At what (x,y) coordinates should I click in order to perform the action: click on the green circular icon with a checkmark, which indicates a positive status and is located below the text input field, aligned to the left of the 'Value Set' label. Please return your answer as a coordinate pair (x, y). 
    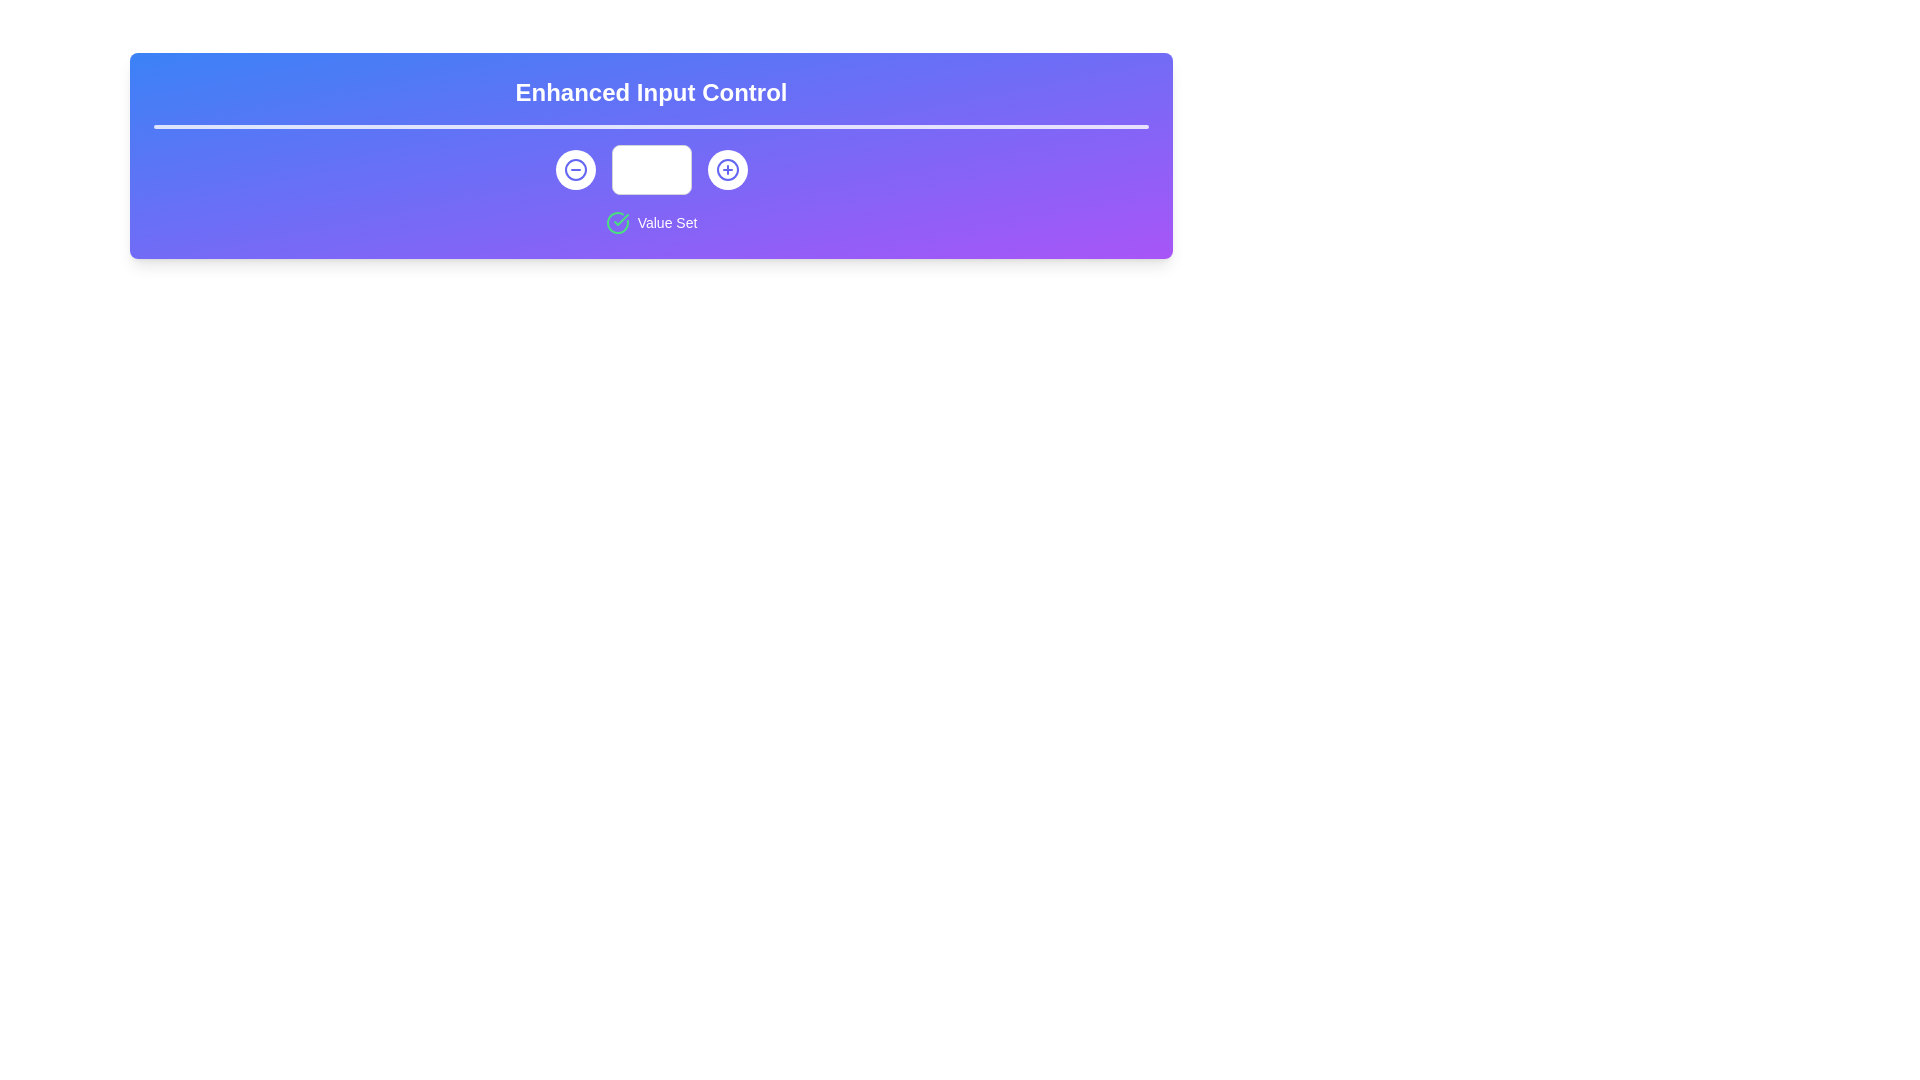
    Looking at the image, I should click on (616, 223).